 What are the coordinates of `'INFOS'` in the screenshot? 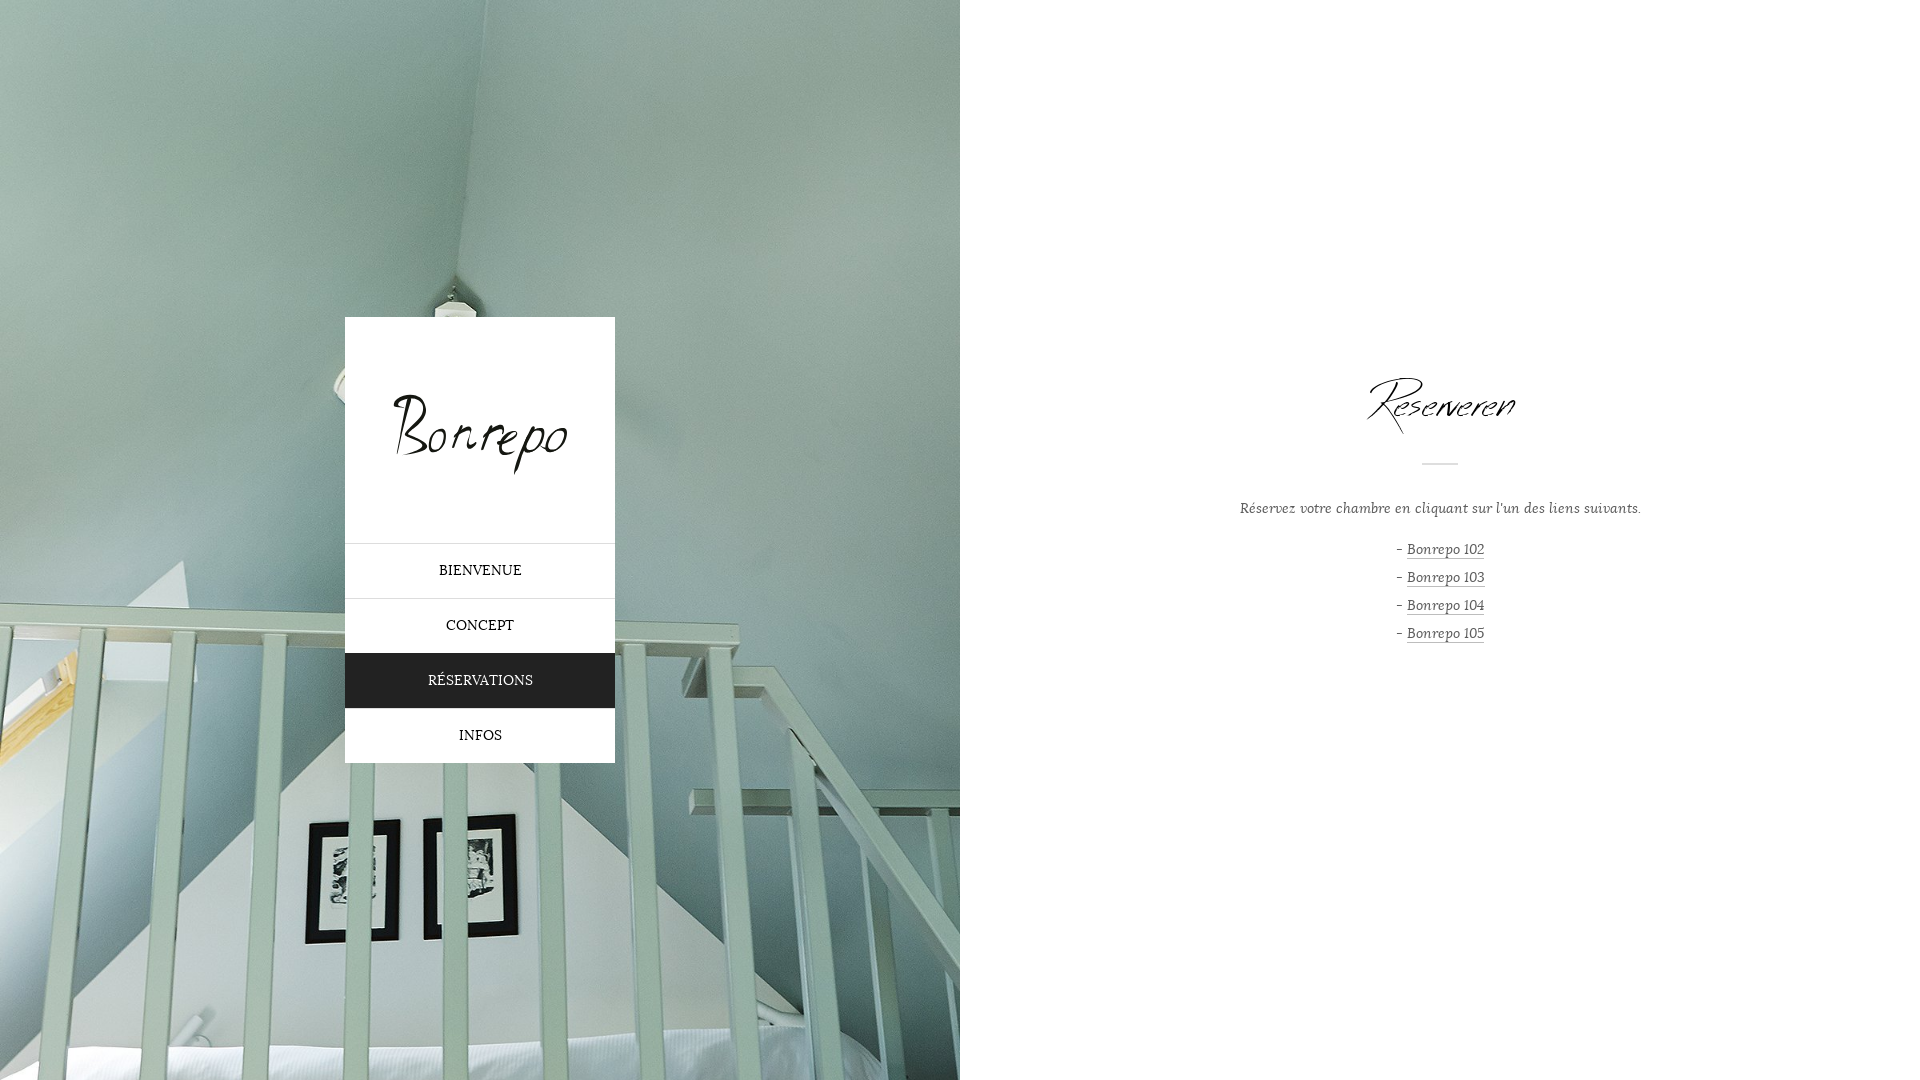 It's located at (345, 735).